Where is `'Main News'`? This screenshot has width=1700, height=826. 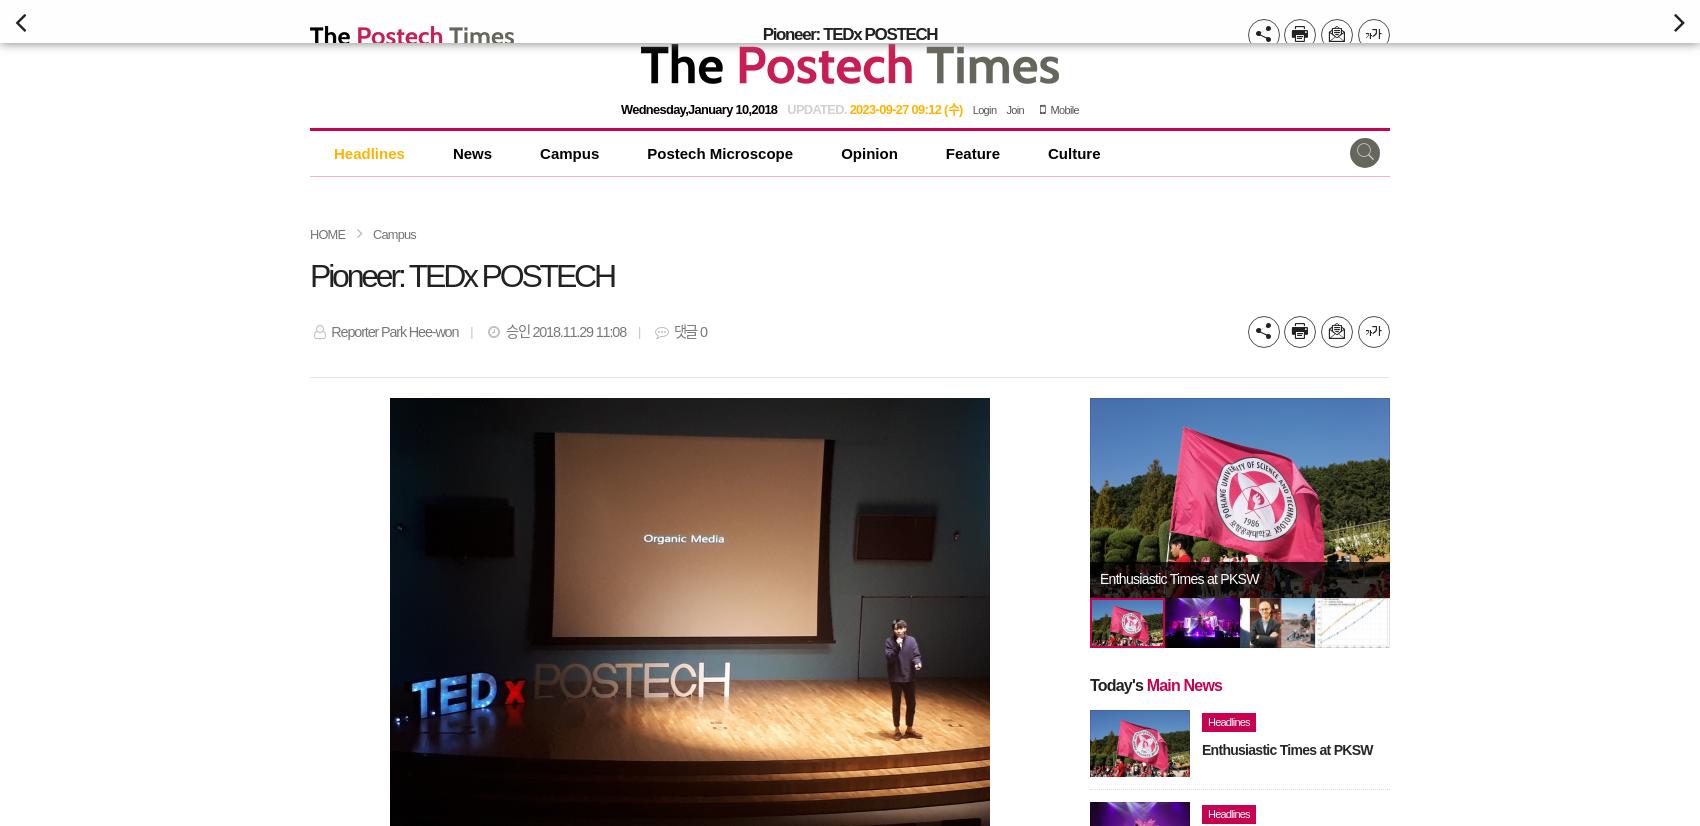 'Main News' is located at coordinates (1183, 683).